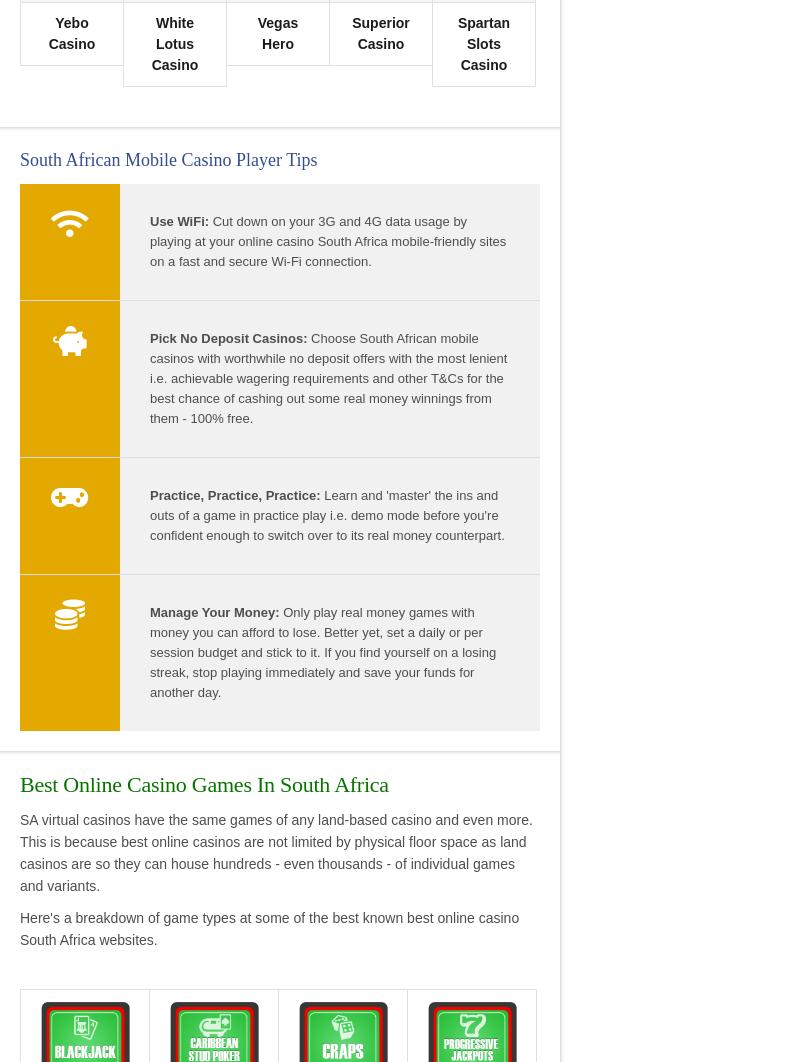  What do you see at coordinates (321, 651) in the screenshot?
I see `'Only play real money games with money you can afford to lose. Better yet, set a daily or per session budget and stick to it. If you find yourself on a losing streak, stop playing immediately and save your funds for another day.'` at bounding box center [321, 651].